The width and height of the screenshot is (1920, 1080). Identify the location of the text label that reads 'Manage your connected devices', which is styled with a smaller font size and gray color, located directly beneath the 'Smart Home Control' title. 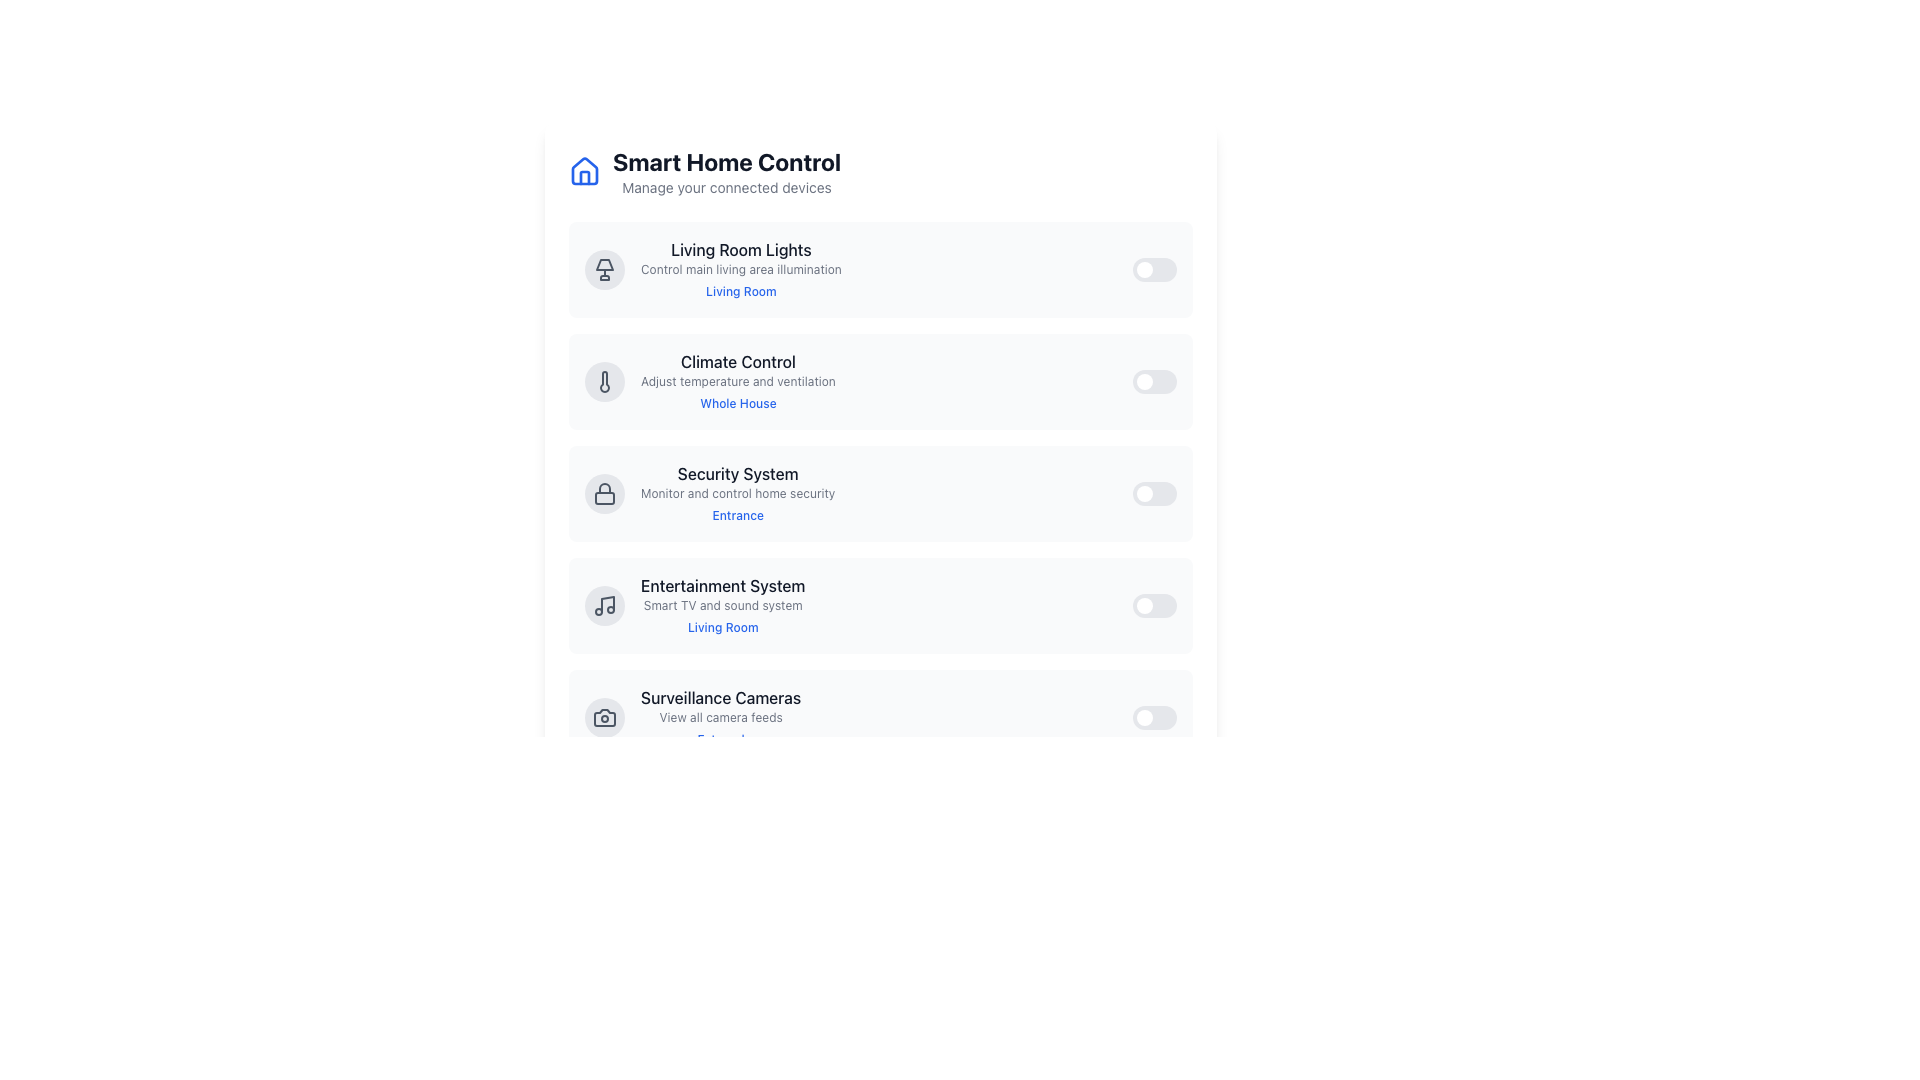
(726, 188).